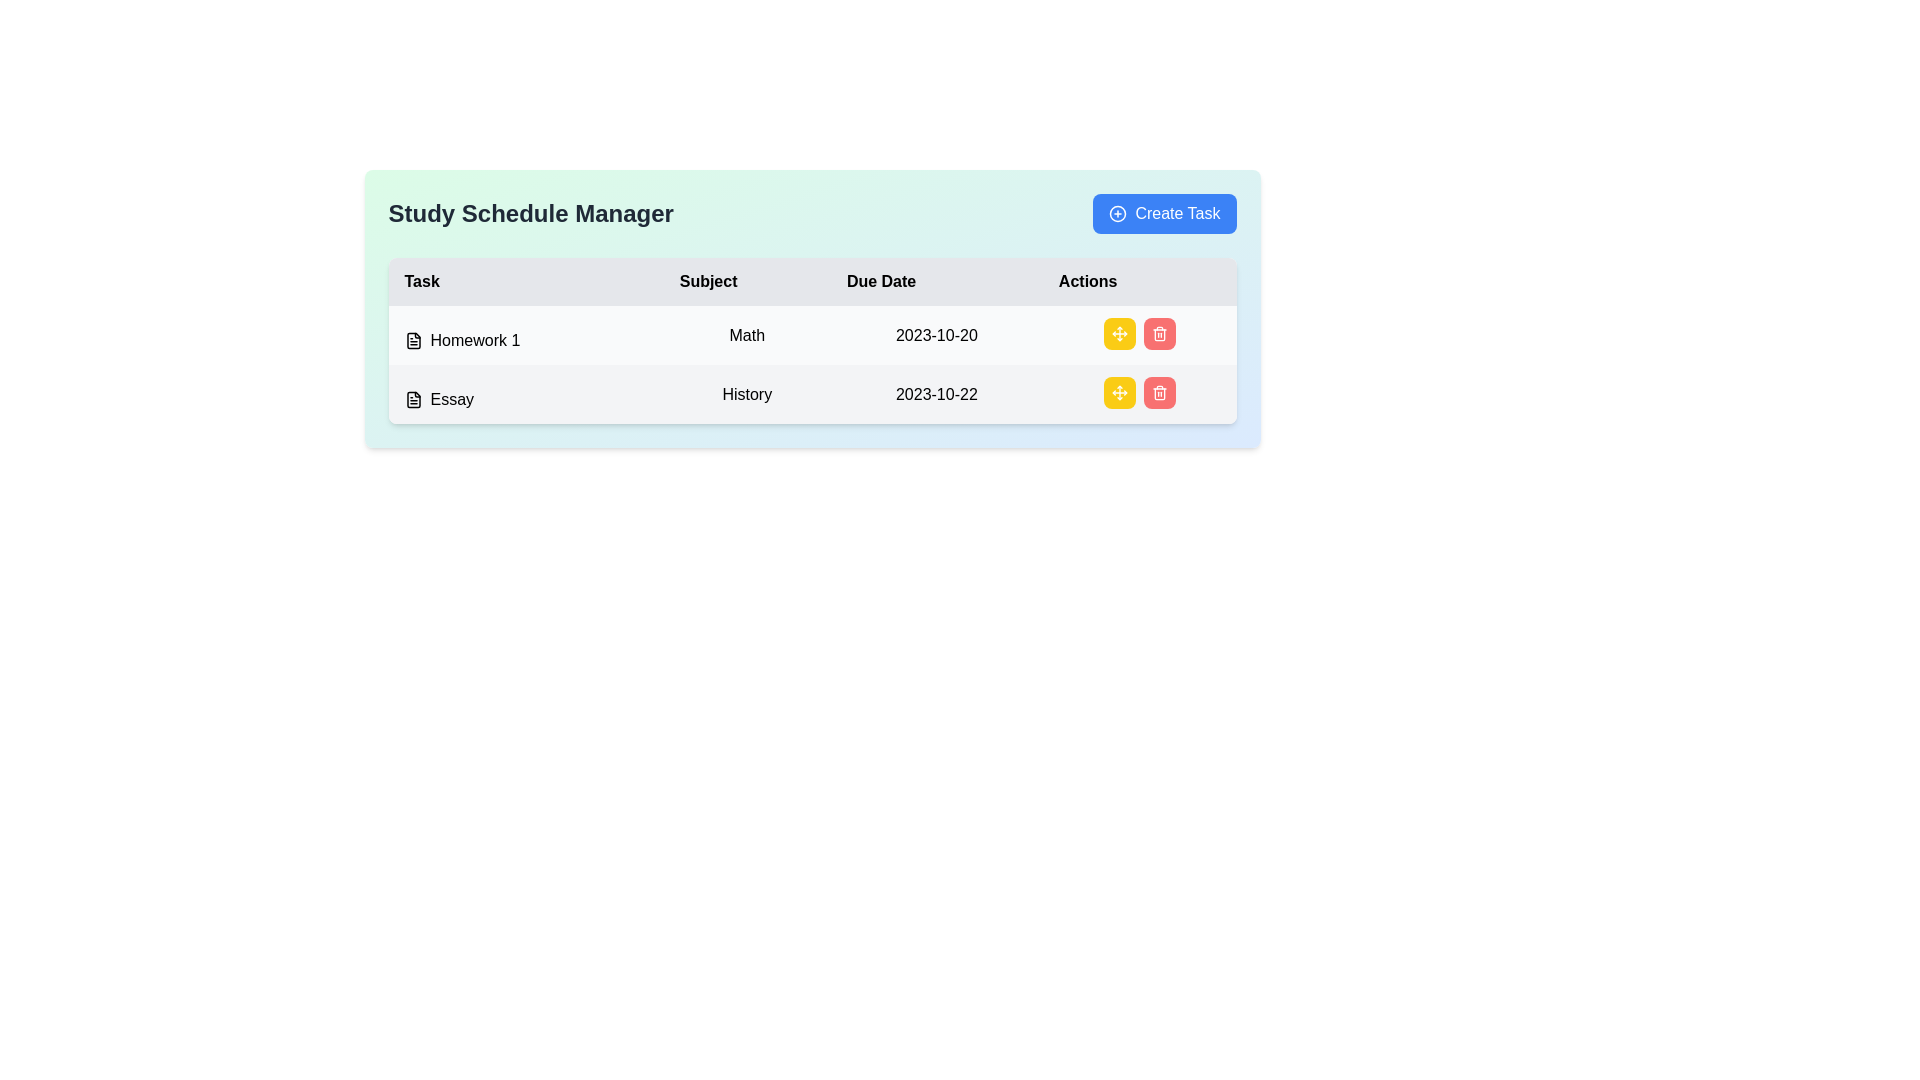 The height and width of the screenshot is (1080, 1920). Describe the element at coordinates (1159, 394) in the screenshot. I see `the red-colored trash can icon located` at that location.